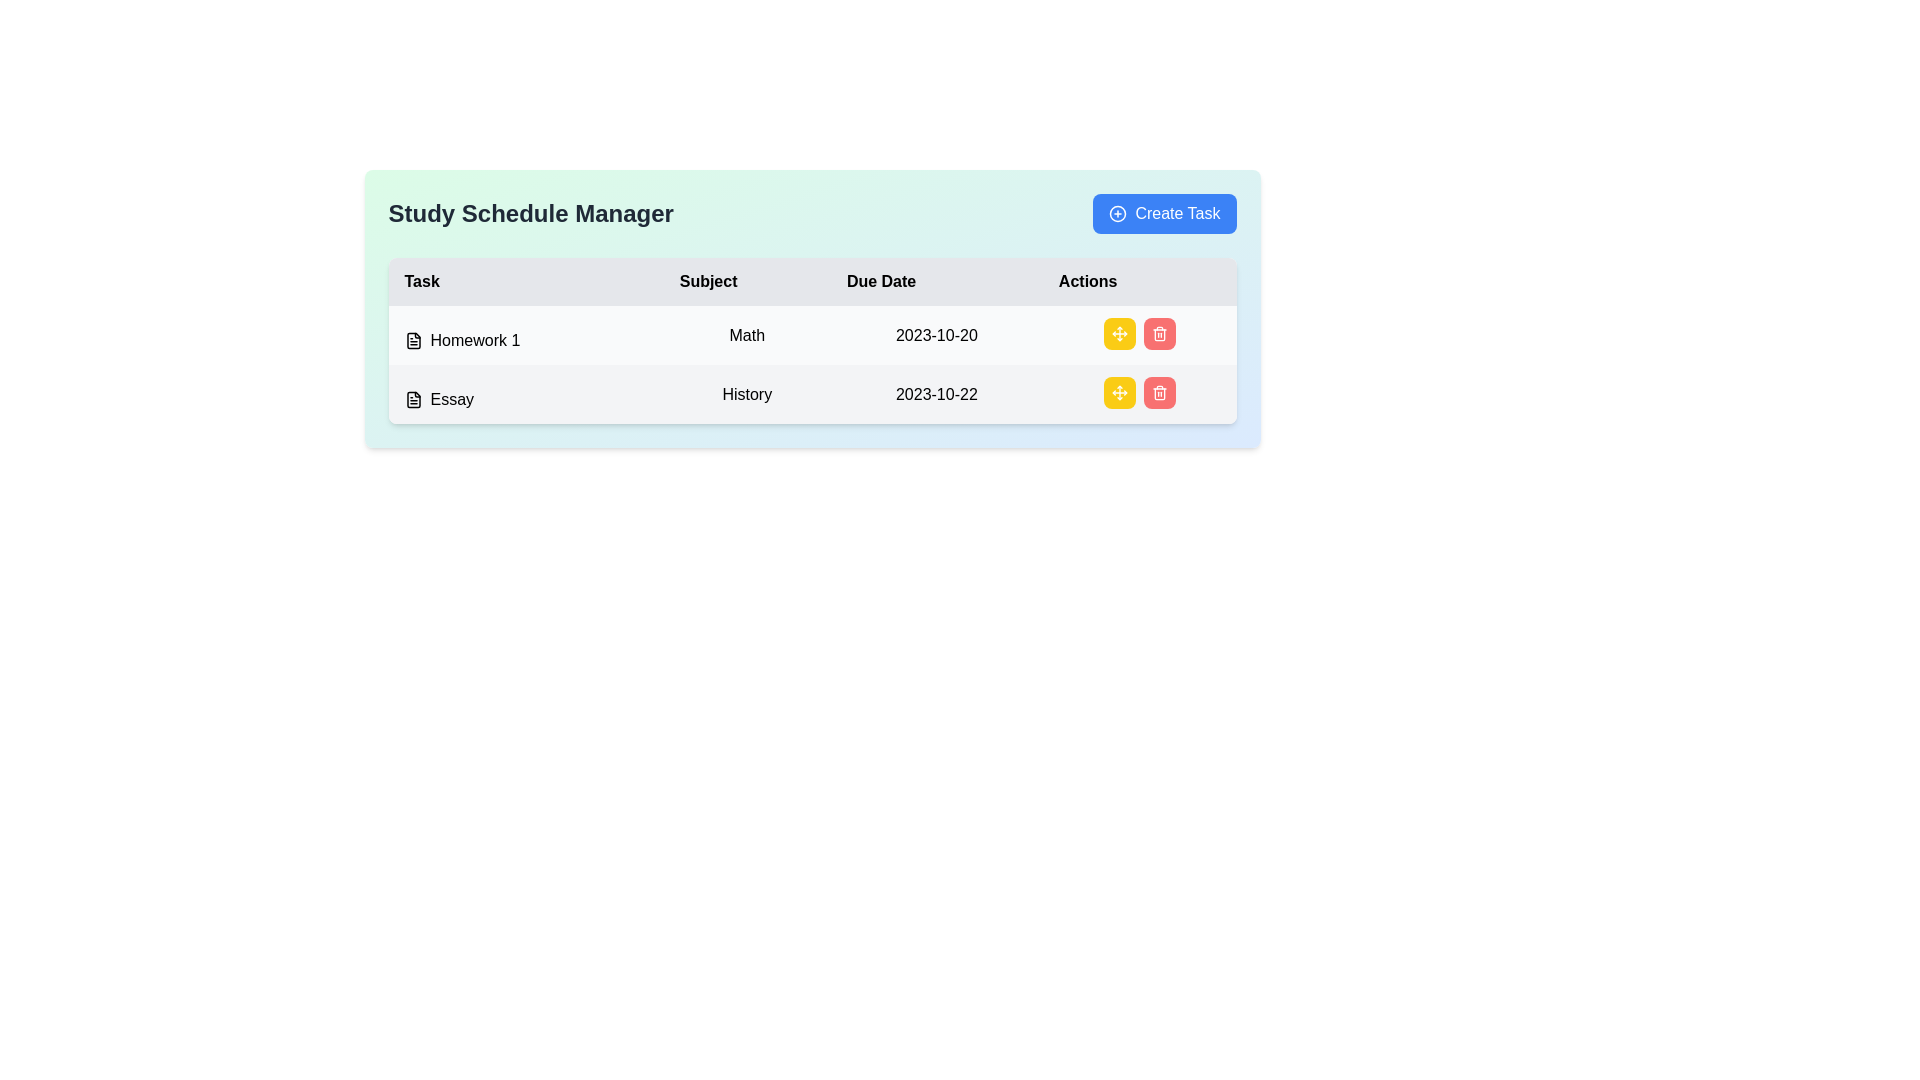 The height and width of the screenshot is (1080, 1920). Describe the element at coordinates (1159, 394) in the screenshot. I see `the red-colored trash can icon located` at that location.